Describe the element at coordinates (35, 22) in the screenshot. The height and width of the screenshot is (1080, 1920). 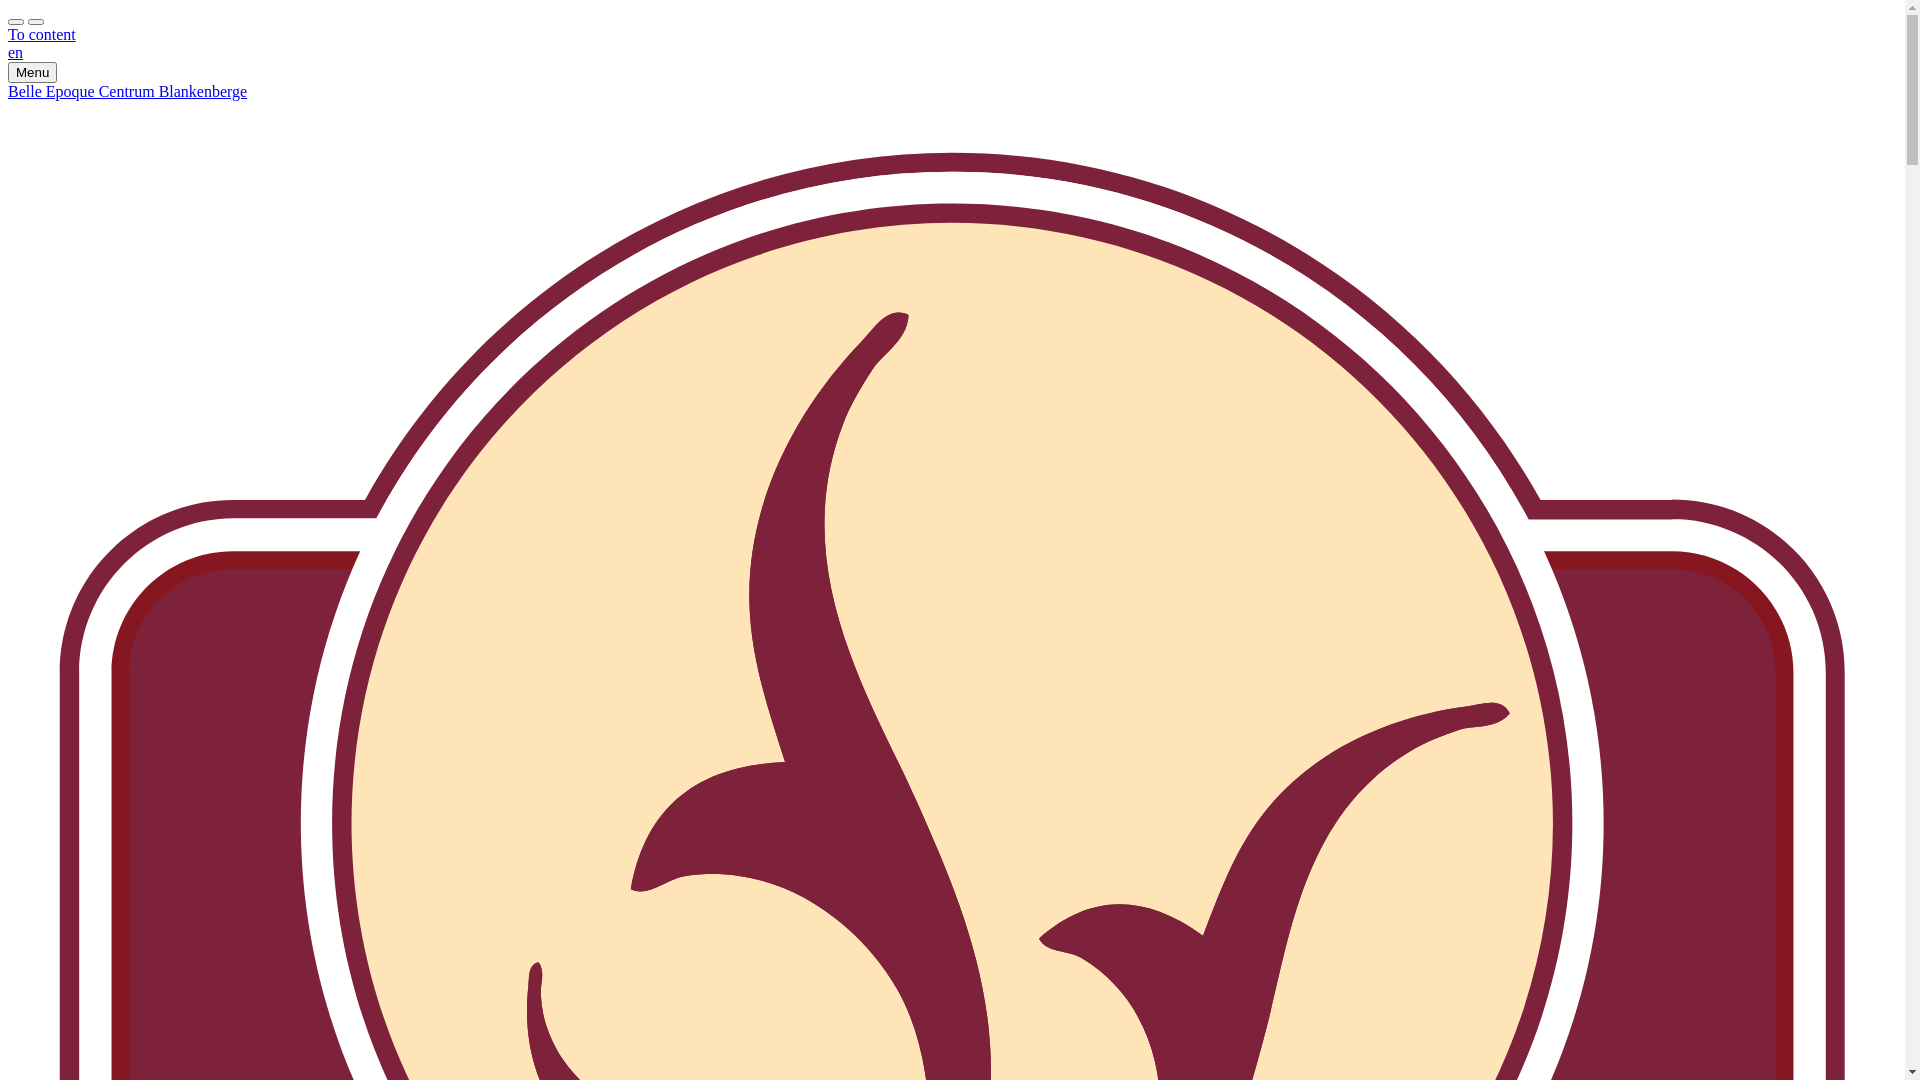
I see `'decline'` at that location.